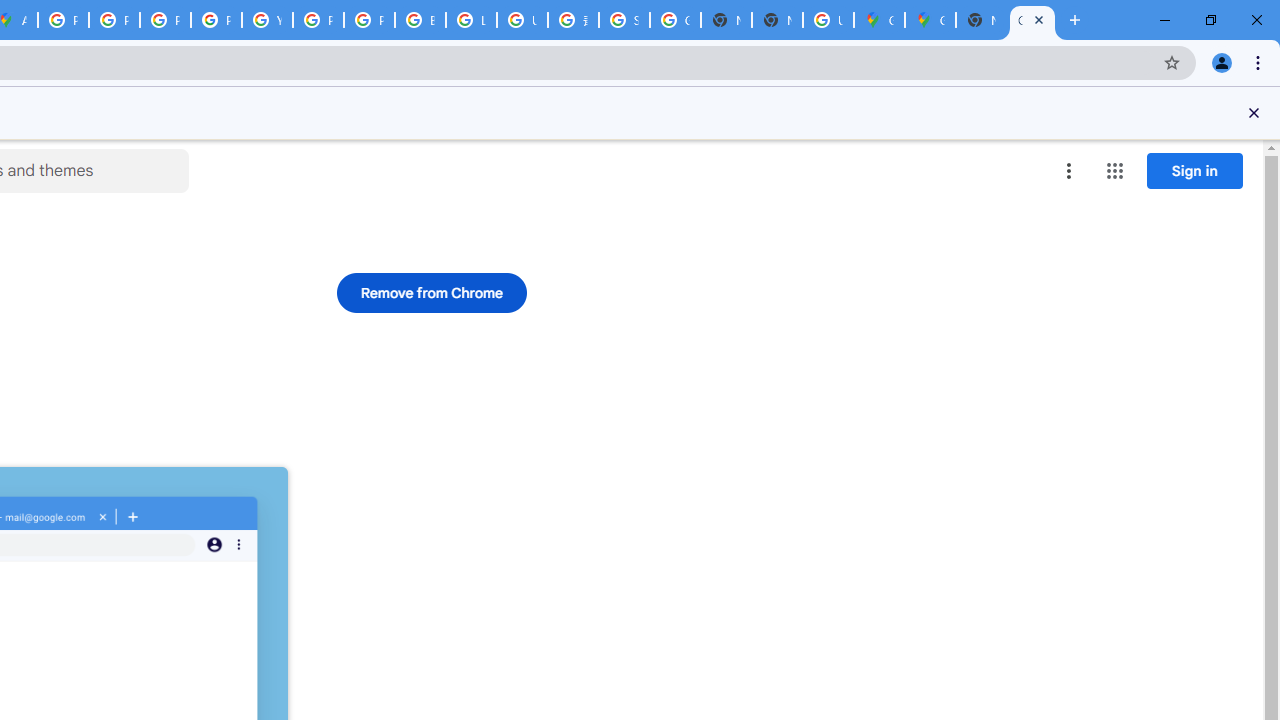 The image size is (1280, 720). I want to click on 'YouTube', so click(266, 20).